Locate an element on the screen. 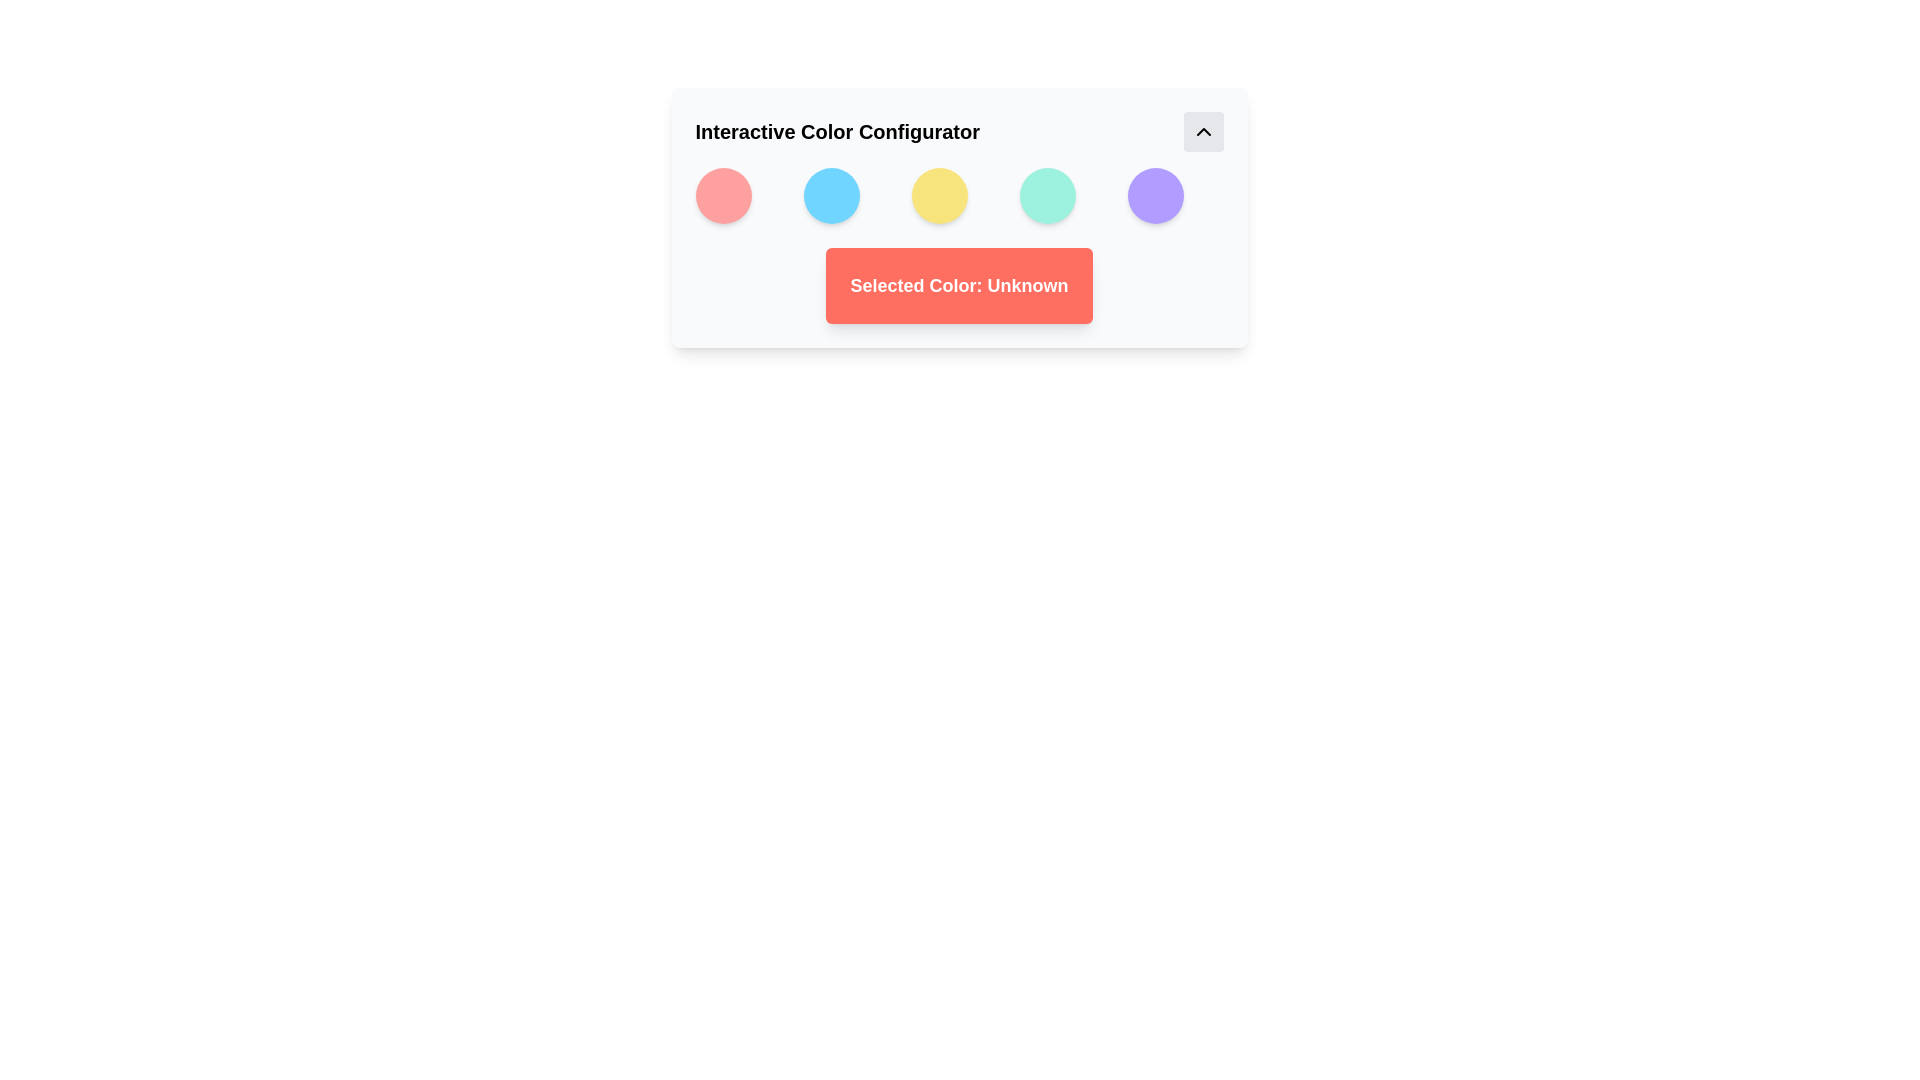  the icon in the top-right corner of the 'Interactive Color Configurator' panel is located at coordinates (1202, 131).